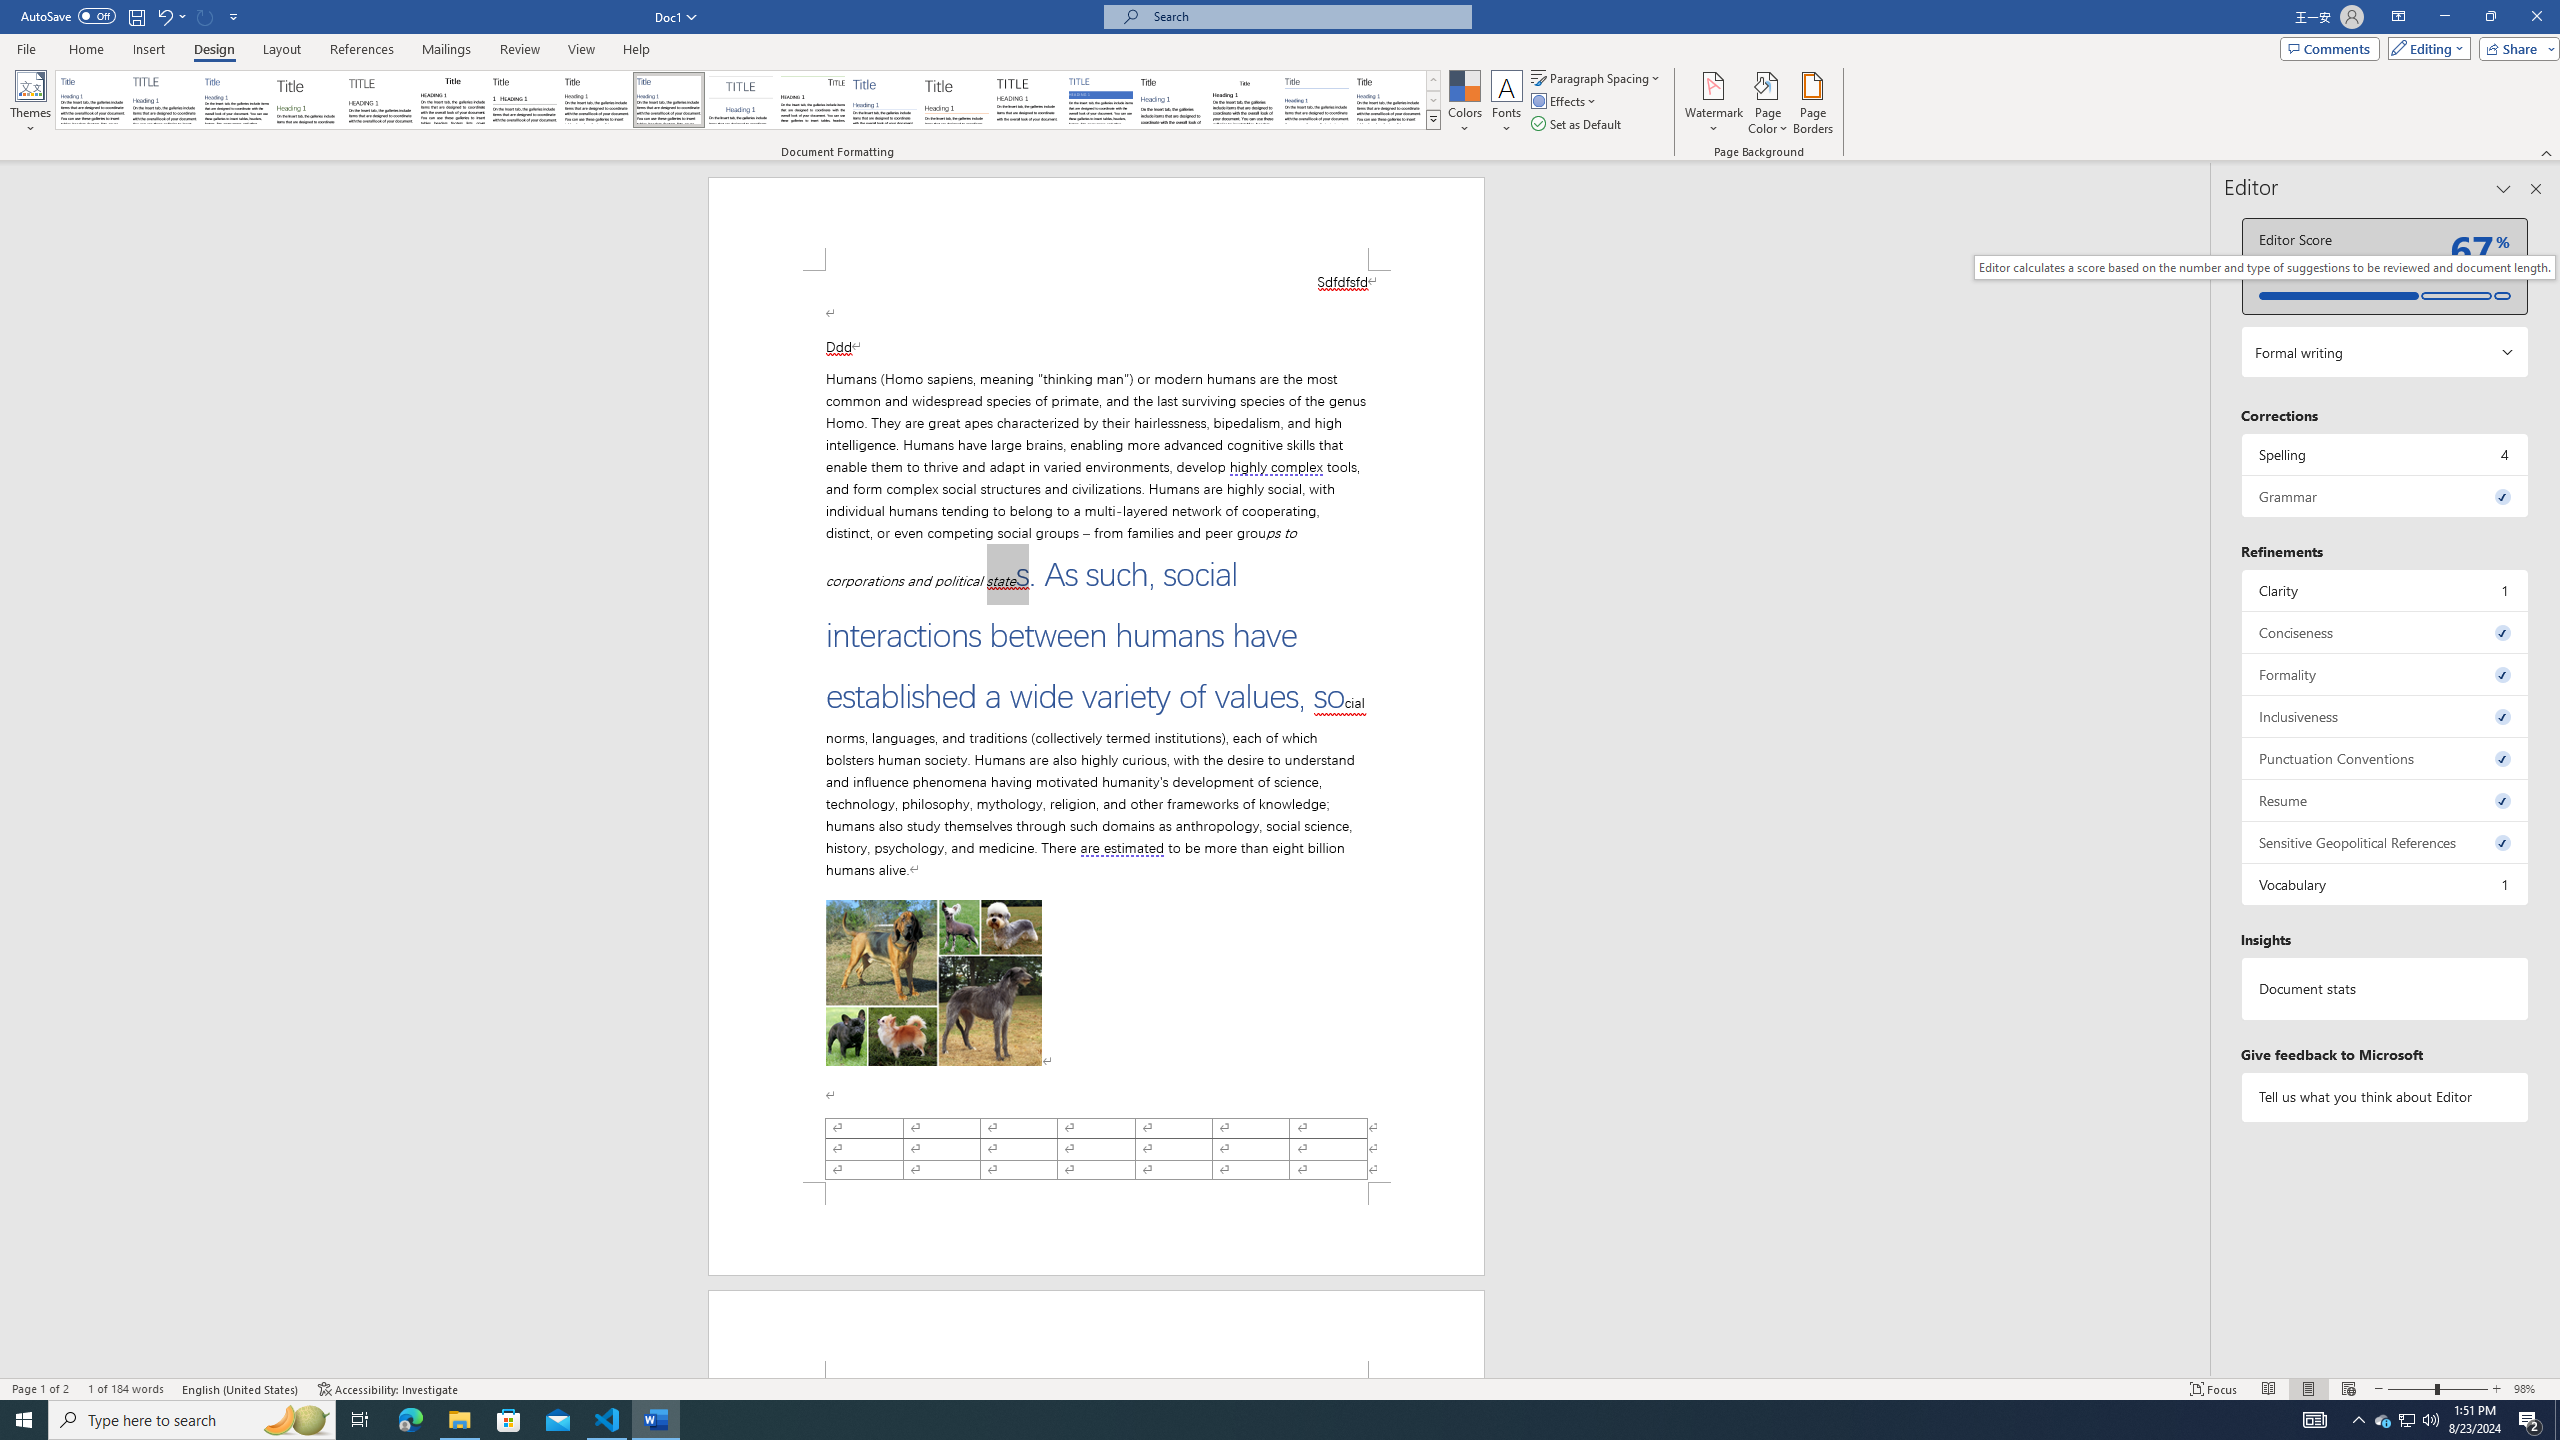  What do you see at coordinates (747, 99) in the screenshot?
I see `'AutomationID: QuickStylesSets'` at bounding box center [747, 99].